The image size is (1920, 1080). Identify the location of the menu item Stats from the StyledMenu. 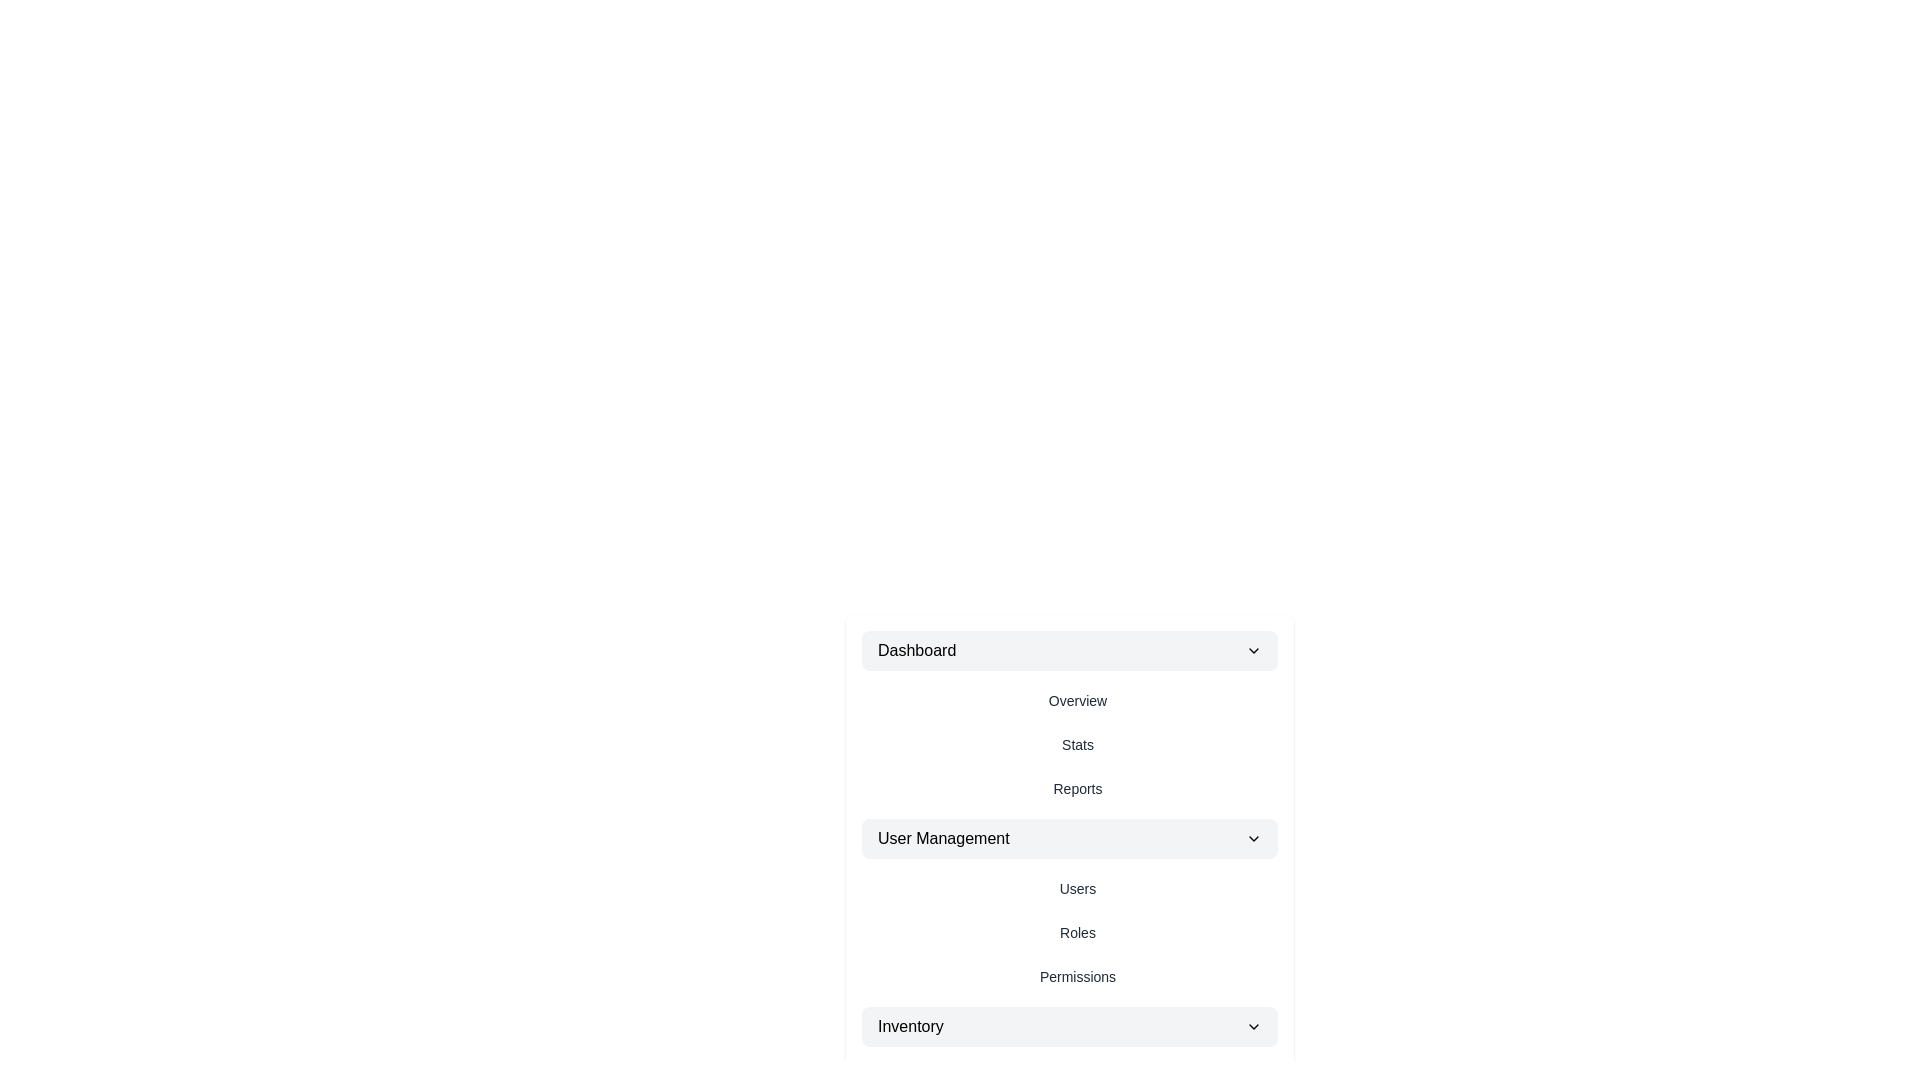
(1077, 744).